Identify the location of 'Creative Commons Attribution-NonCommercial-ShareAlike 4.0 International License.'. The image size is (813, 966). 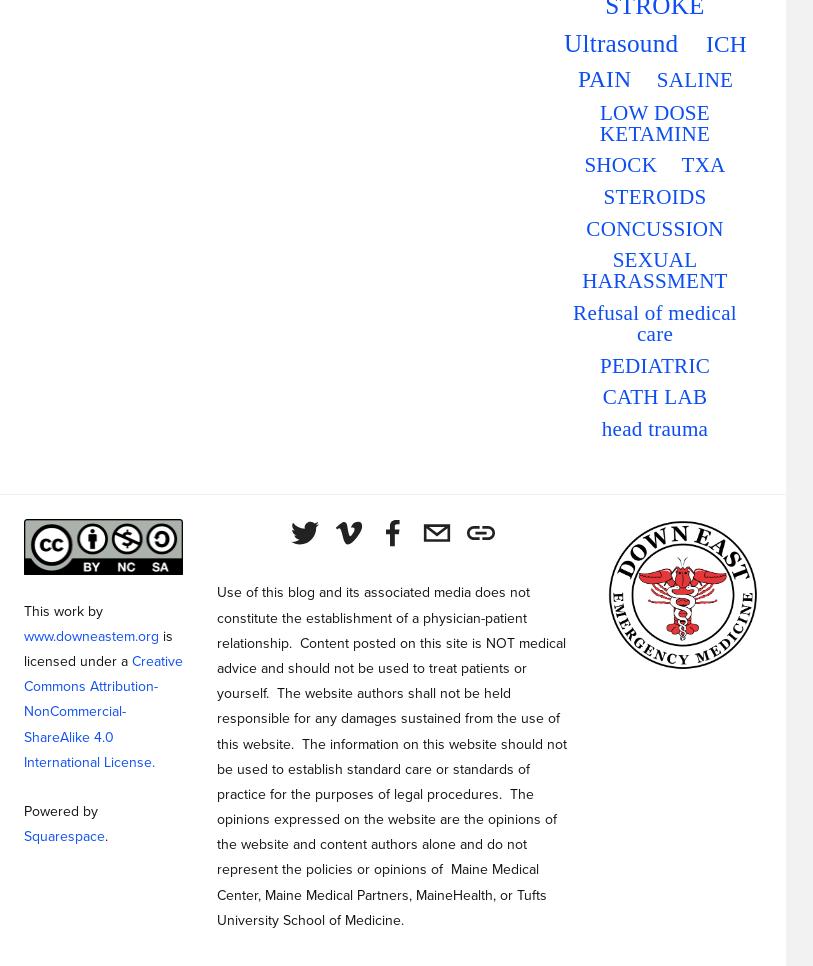
(104, 710).